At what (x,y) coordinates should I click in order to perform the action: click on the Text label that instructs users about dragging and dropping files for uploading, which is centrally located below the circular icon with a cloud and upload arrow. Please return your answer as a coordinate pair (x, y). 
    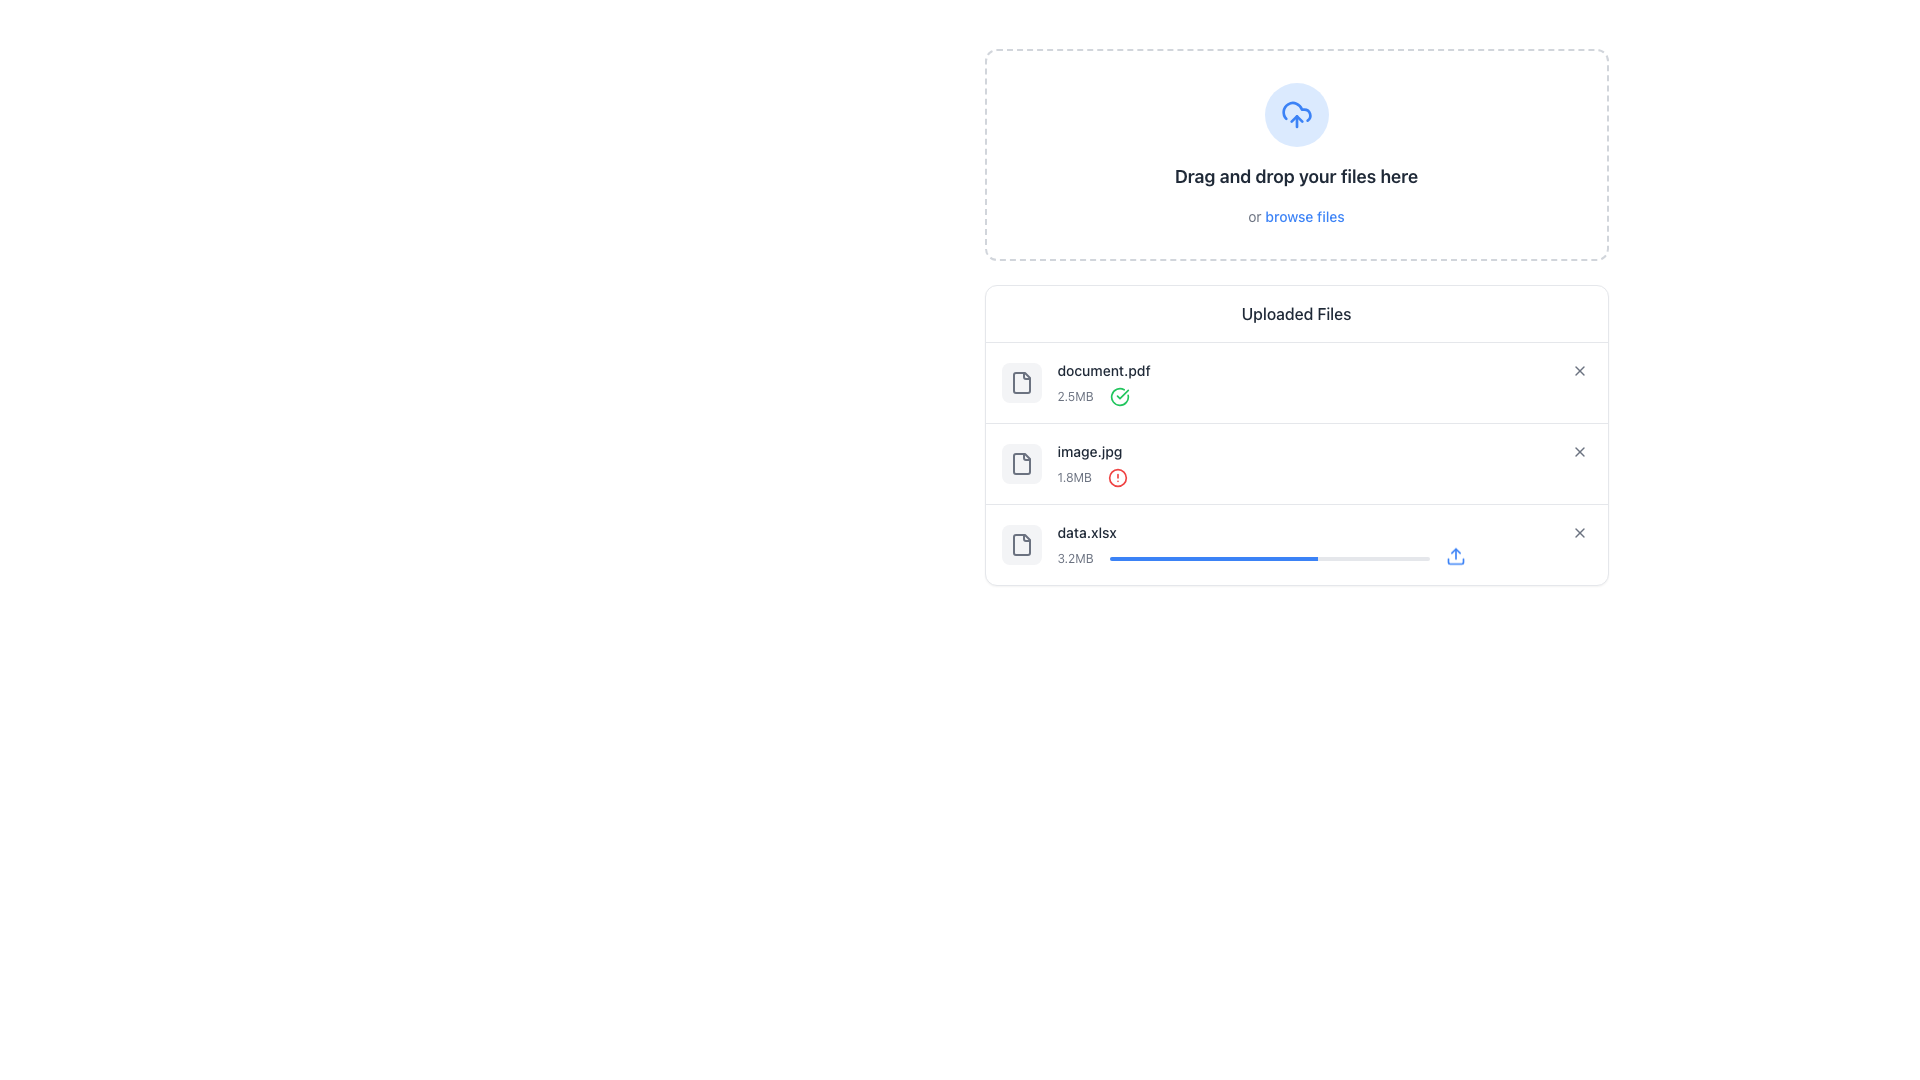
    Looking at the image, I should click on (1296, 176).